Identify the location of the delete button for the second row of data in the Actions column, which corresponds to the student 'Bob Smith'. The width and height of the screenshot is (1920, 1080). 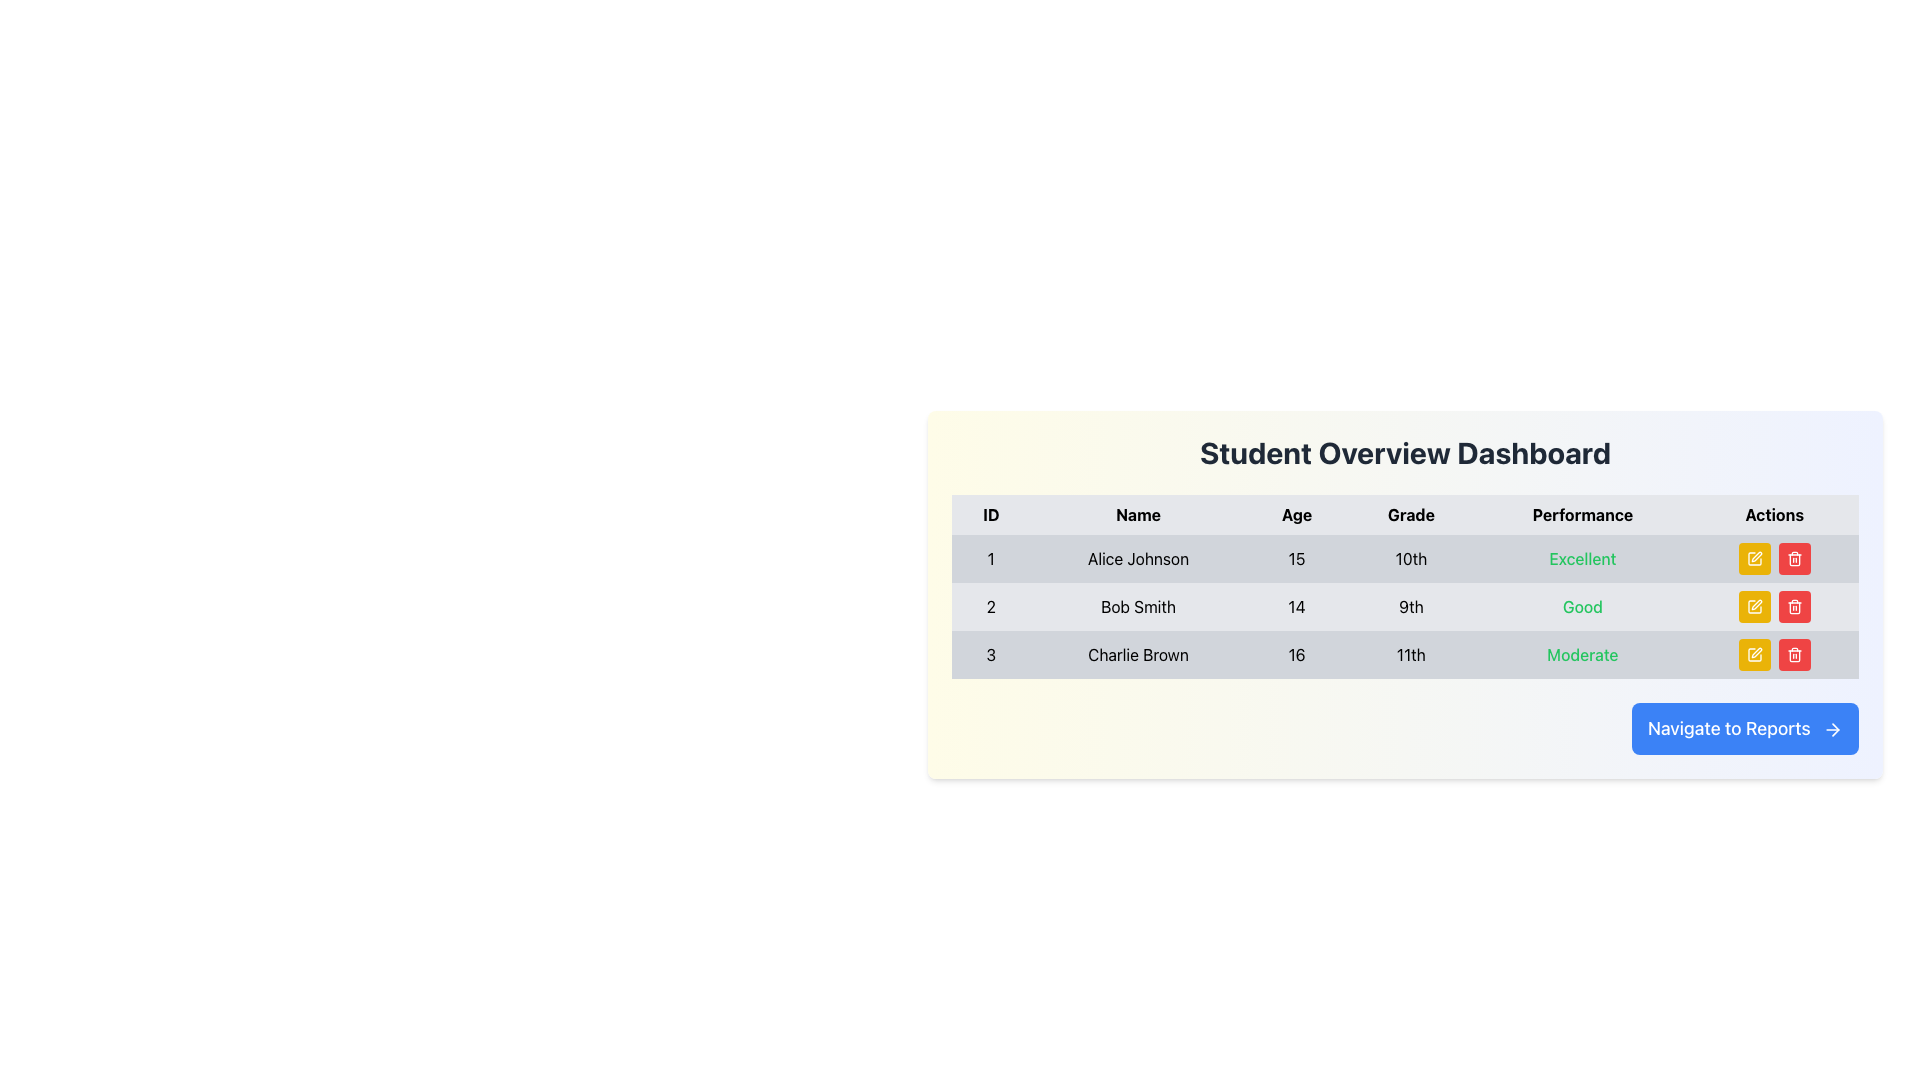
(1794, 605).